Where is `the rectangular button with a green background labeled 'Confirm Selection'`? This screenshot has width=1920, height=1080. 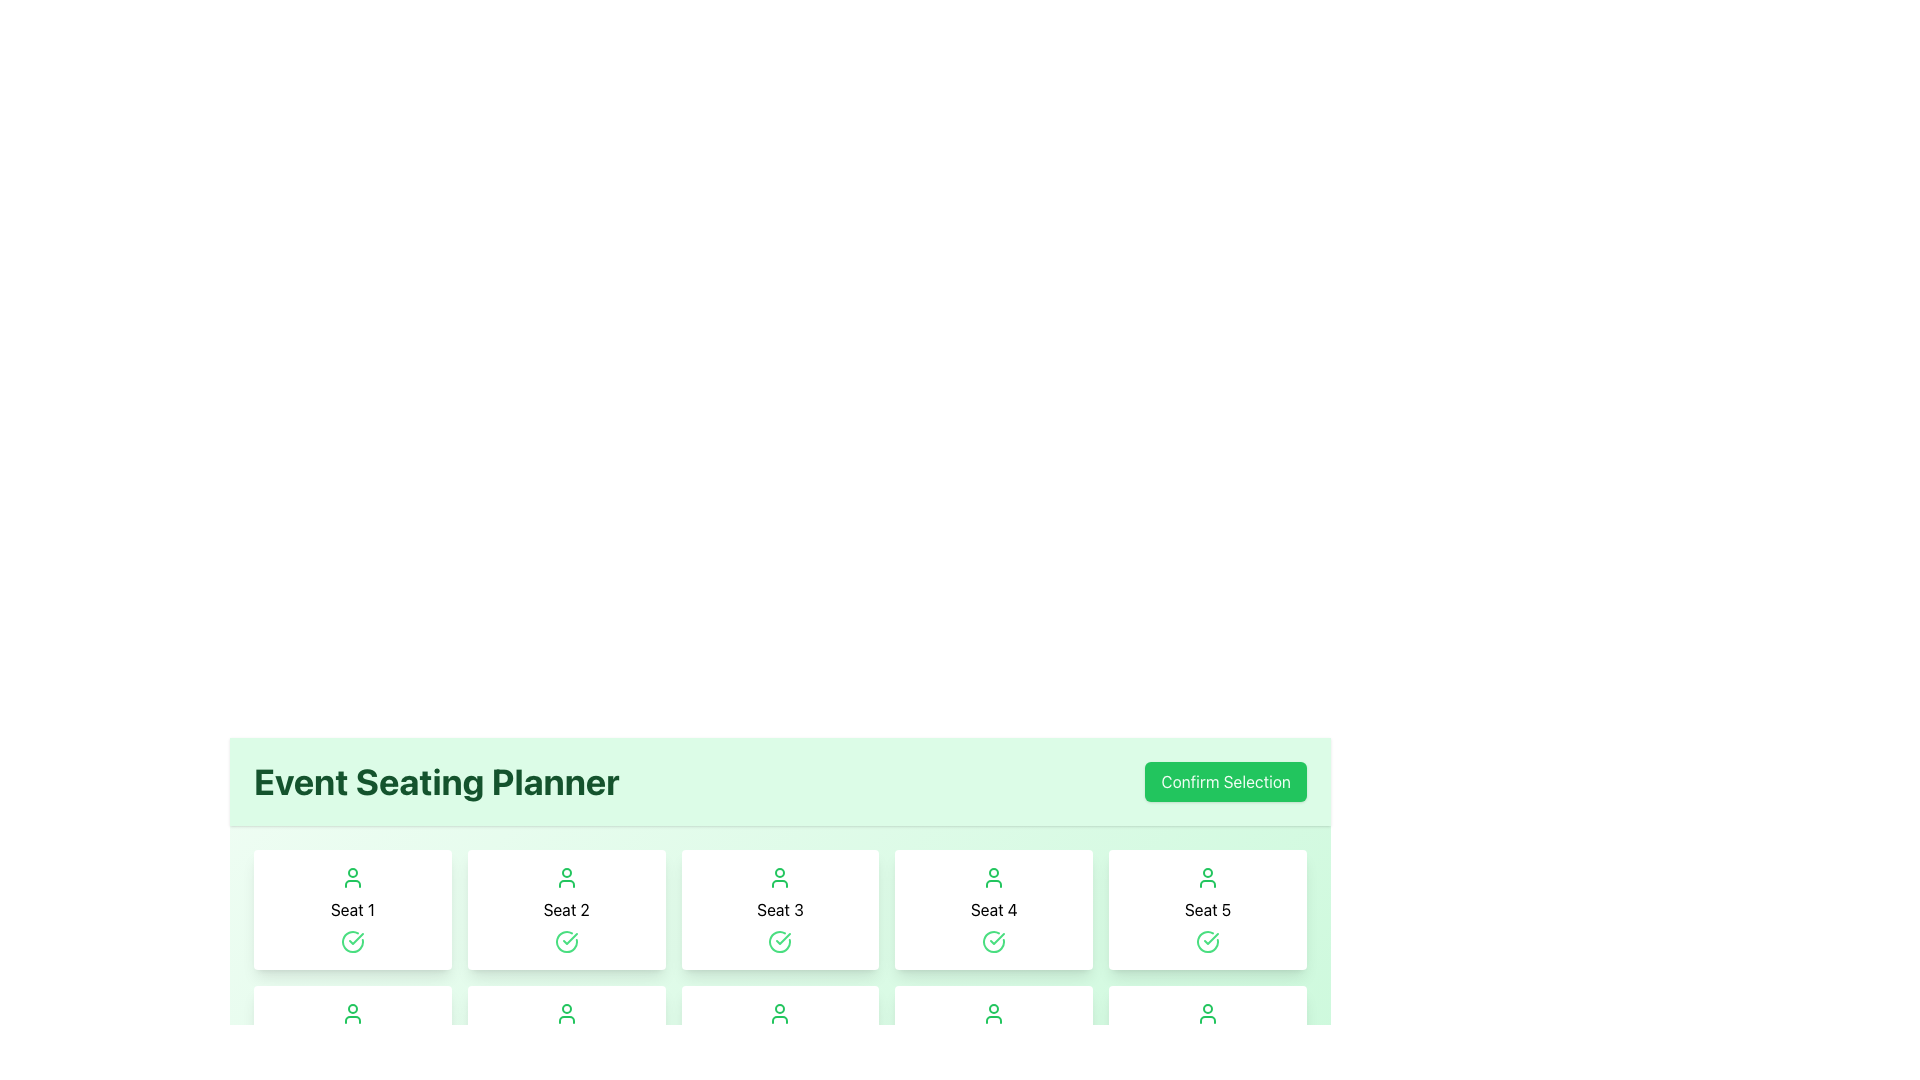 the rectangular button with a green background labeled 'Confirm Selection' is located at coordinates (1225, 781).